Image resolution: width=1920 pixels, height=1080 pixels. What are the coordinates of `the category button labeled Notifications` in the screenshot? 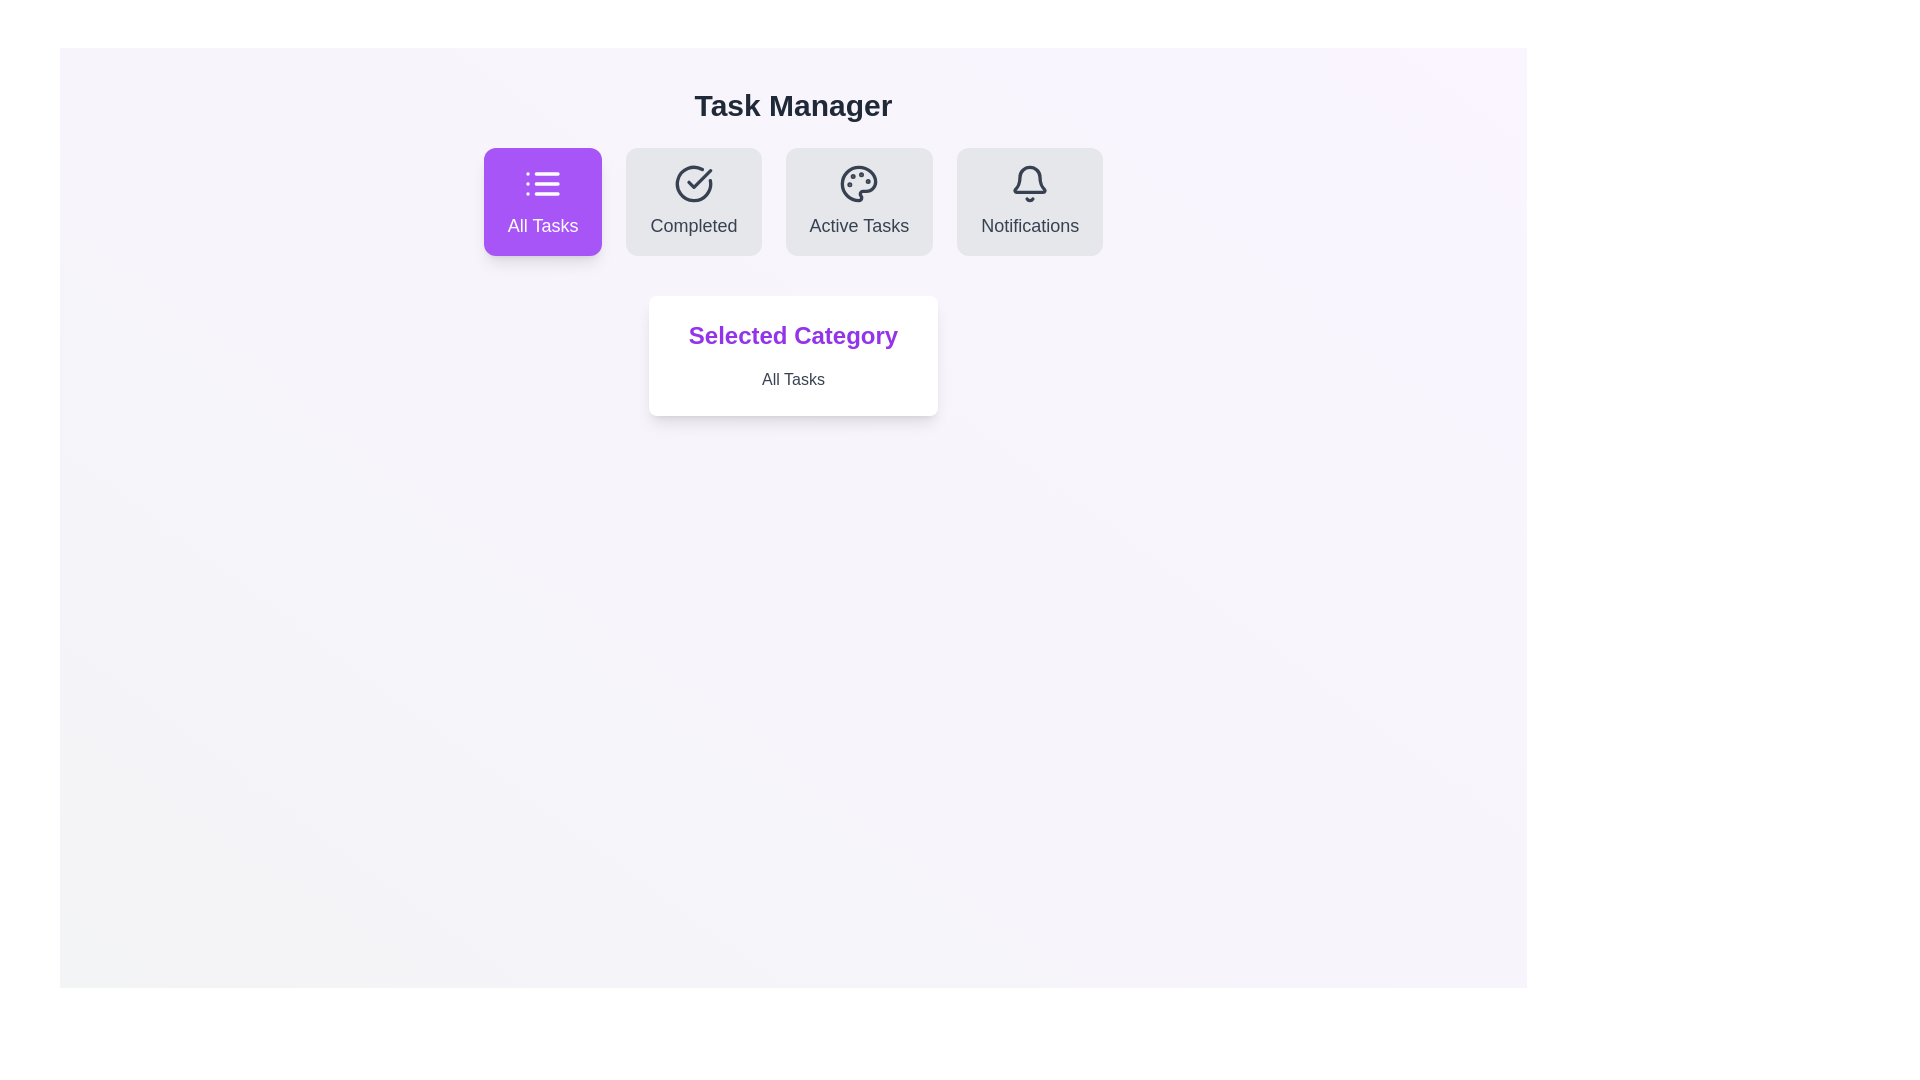 It's located at (1030, 201).